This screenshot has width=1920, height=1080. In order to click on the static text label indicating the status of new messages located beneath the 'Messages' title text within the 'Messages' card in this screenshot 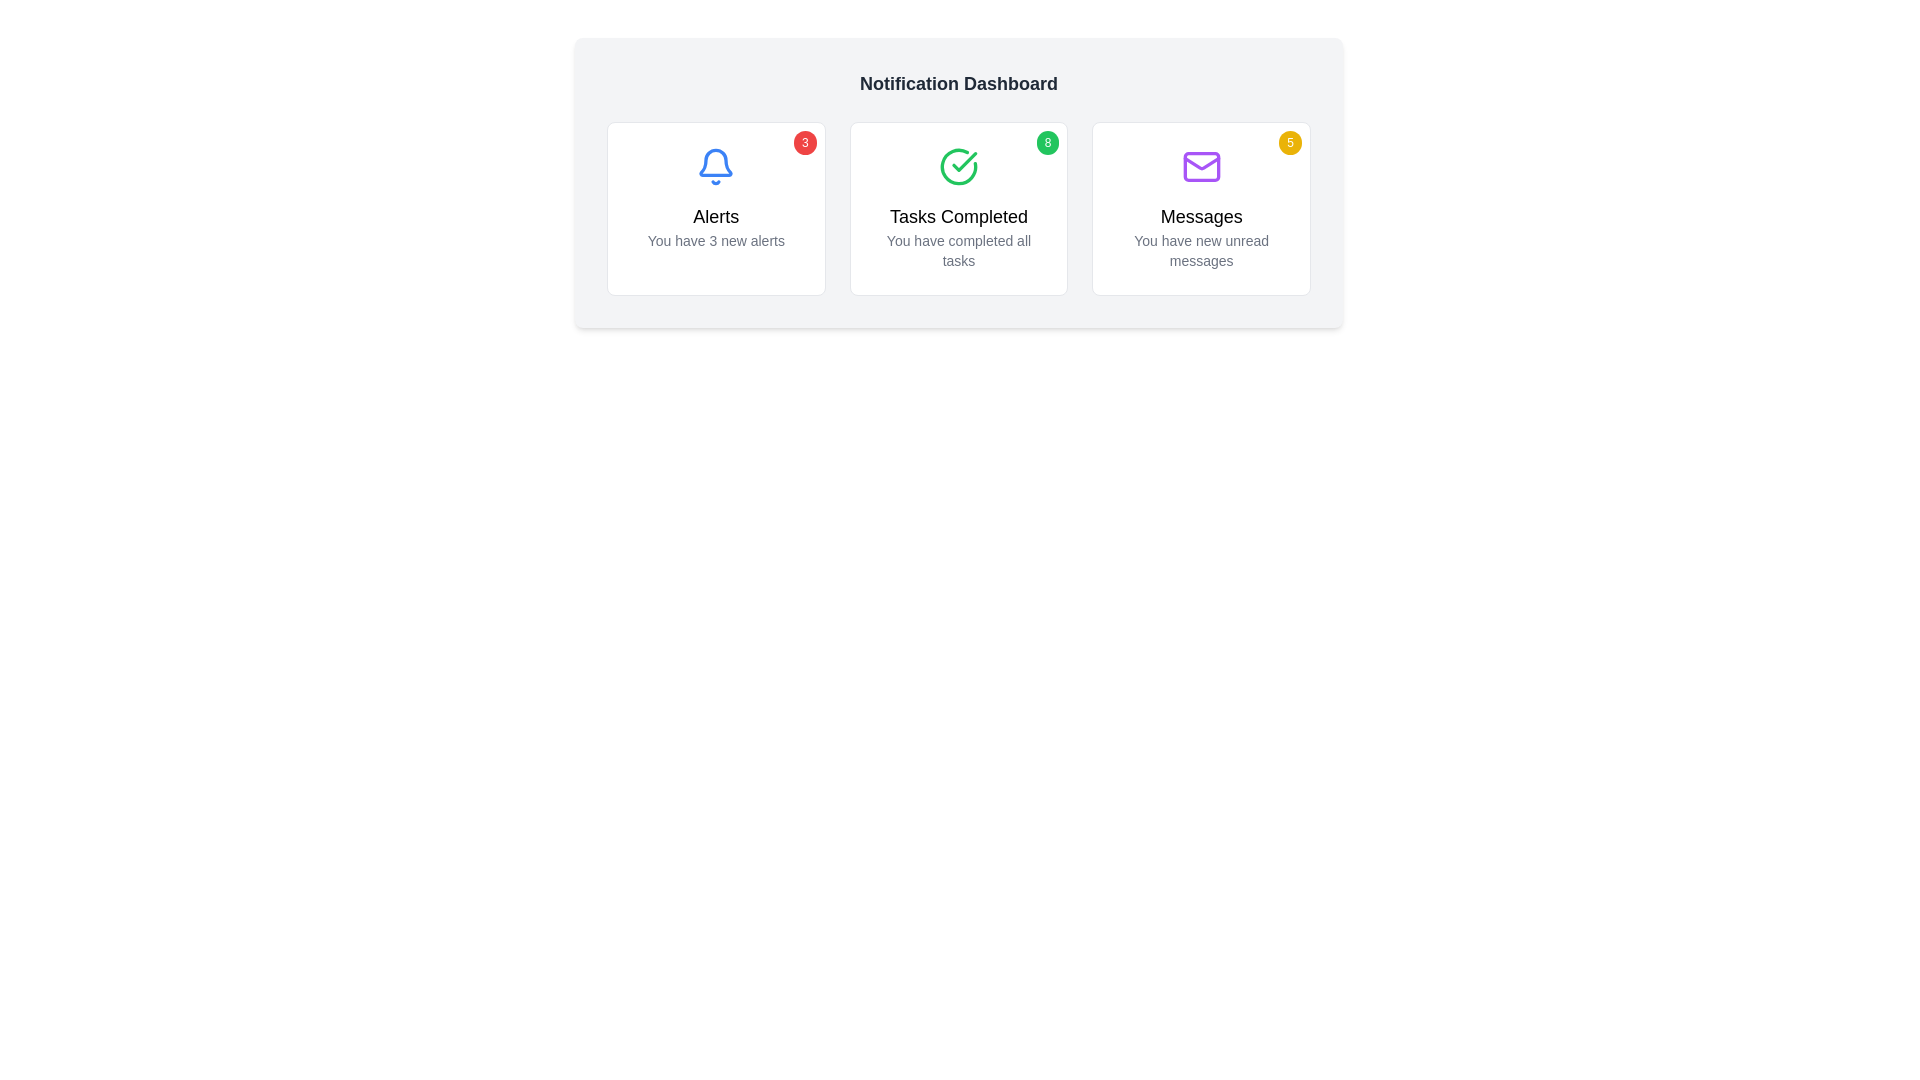, I will do `click(1200, 249)`.